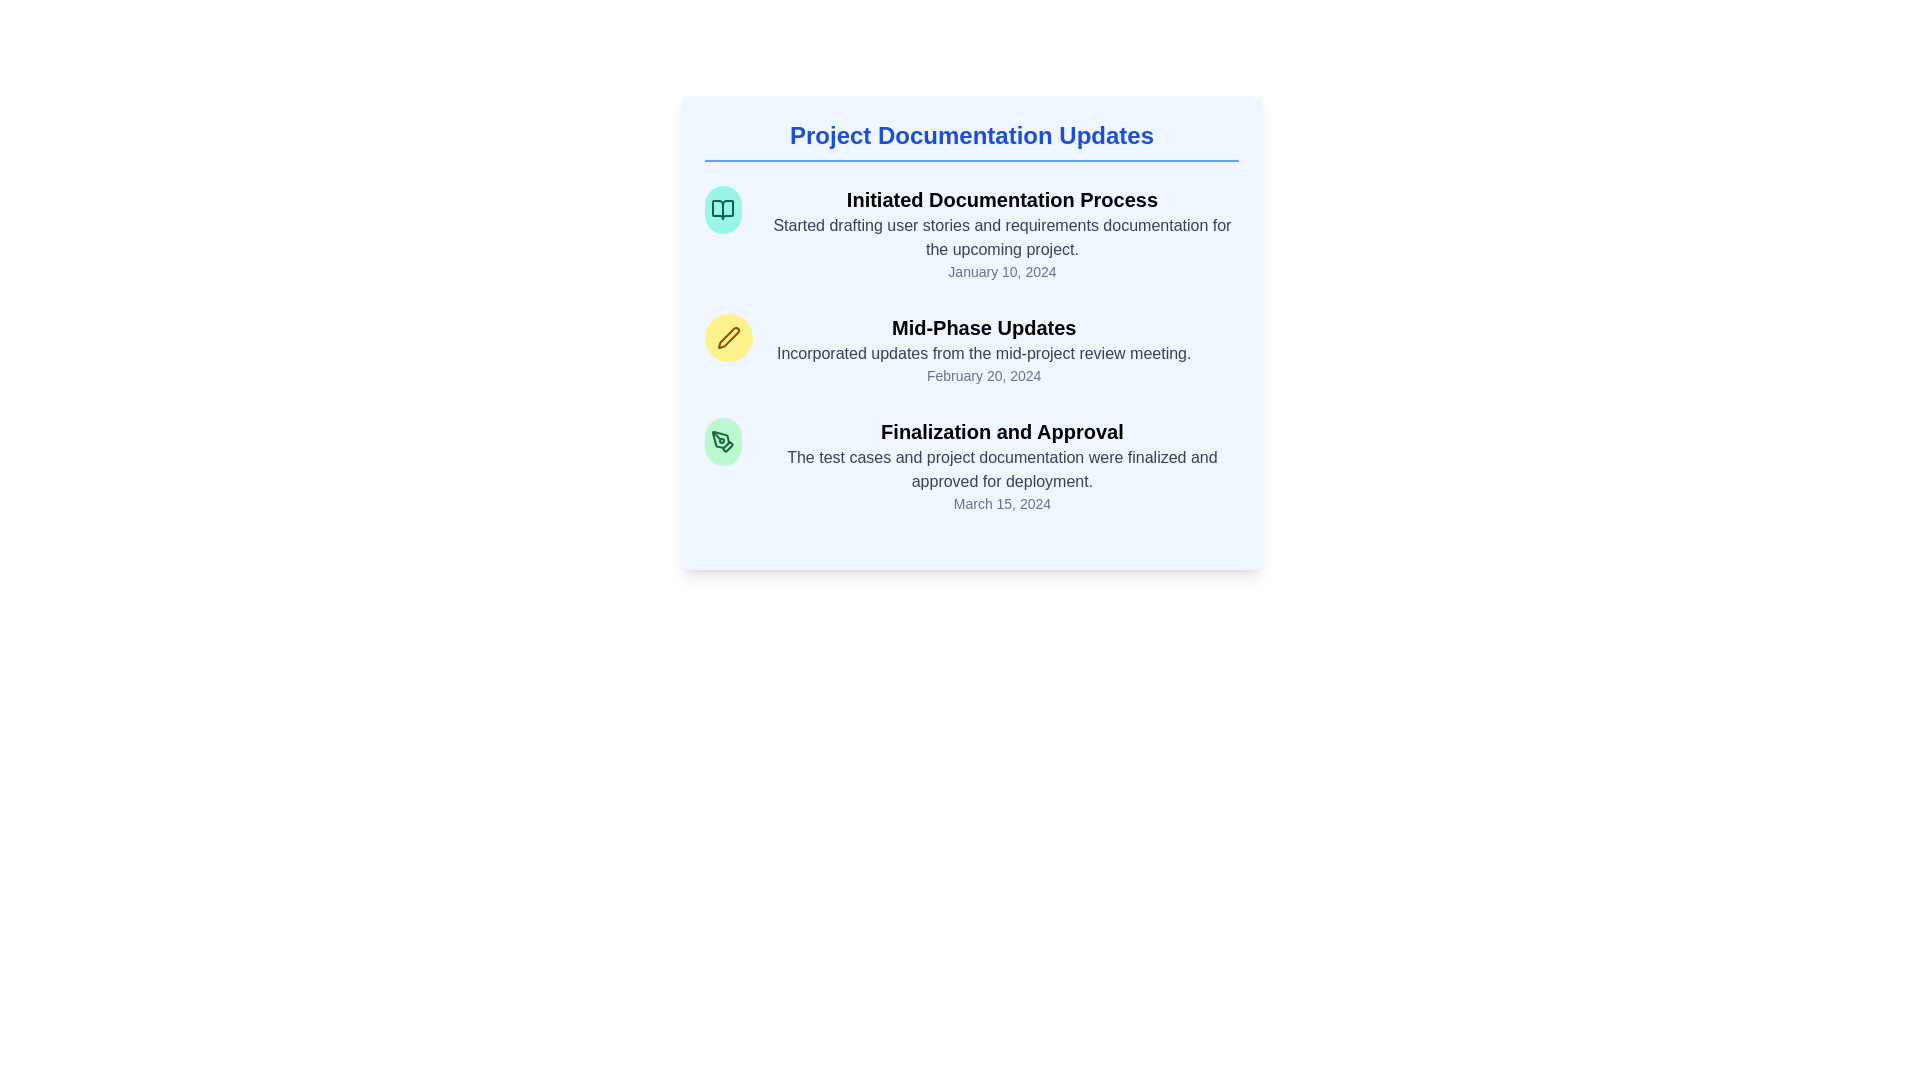 The width and height of the screenshot is (1920, 1080). What do you see at coordinates (722, 209) in the screenshot?
I see `the right page of the teal opened book icon located next to the 'Initiated Documentation Process' title` at bounding box center [722, 209].